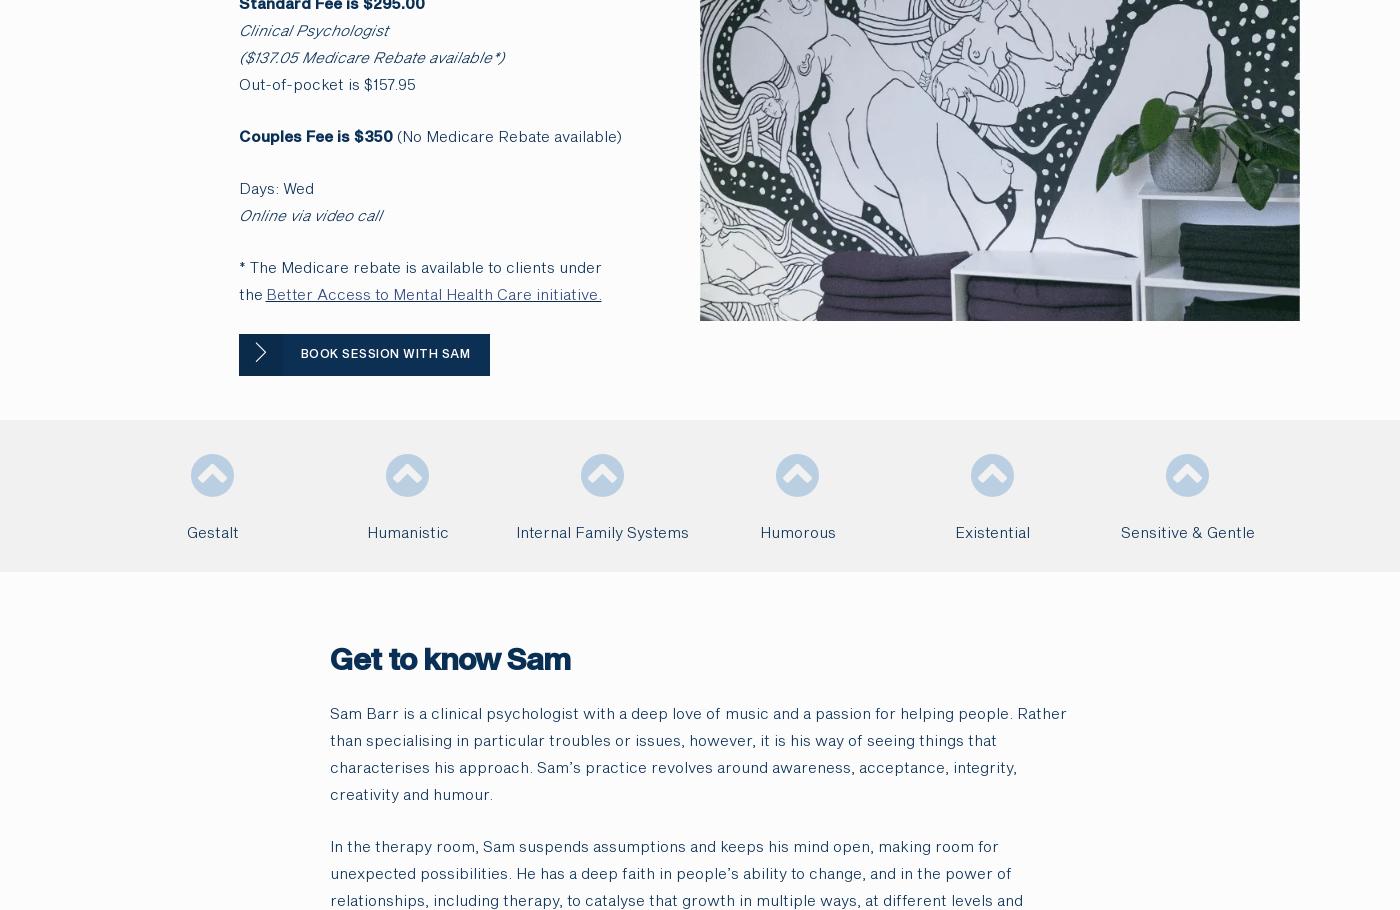 Image resolution: width=1400 pixels, height=910 pixels. I want to click on 'Days: Wed', so click(275, 189).